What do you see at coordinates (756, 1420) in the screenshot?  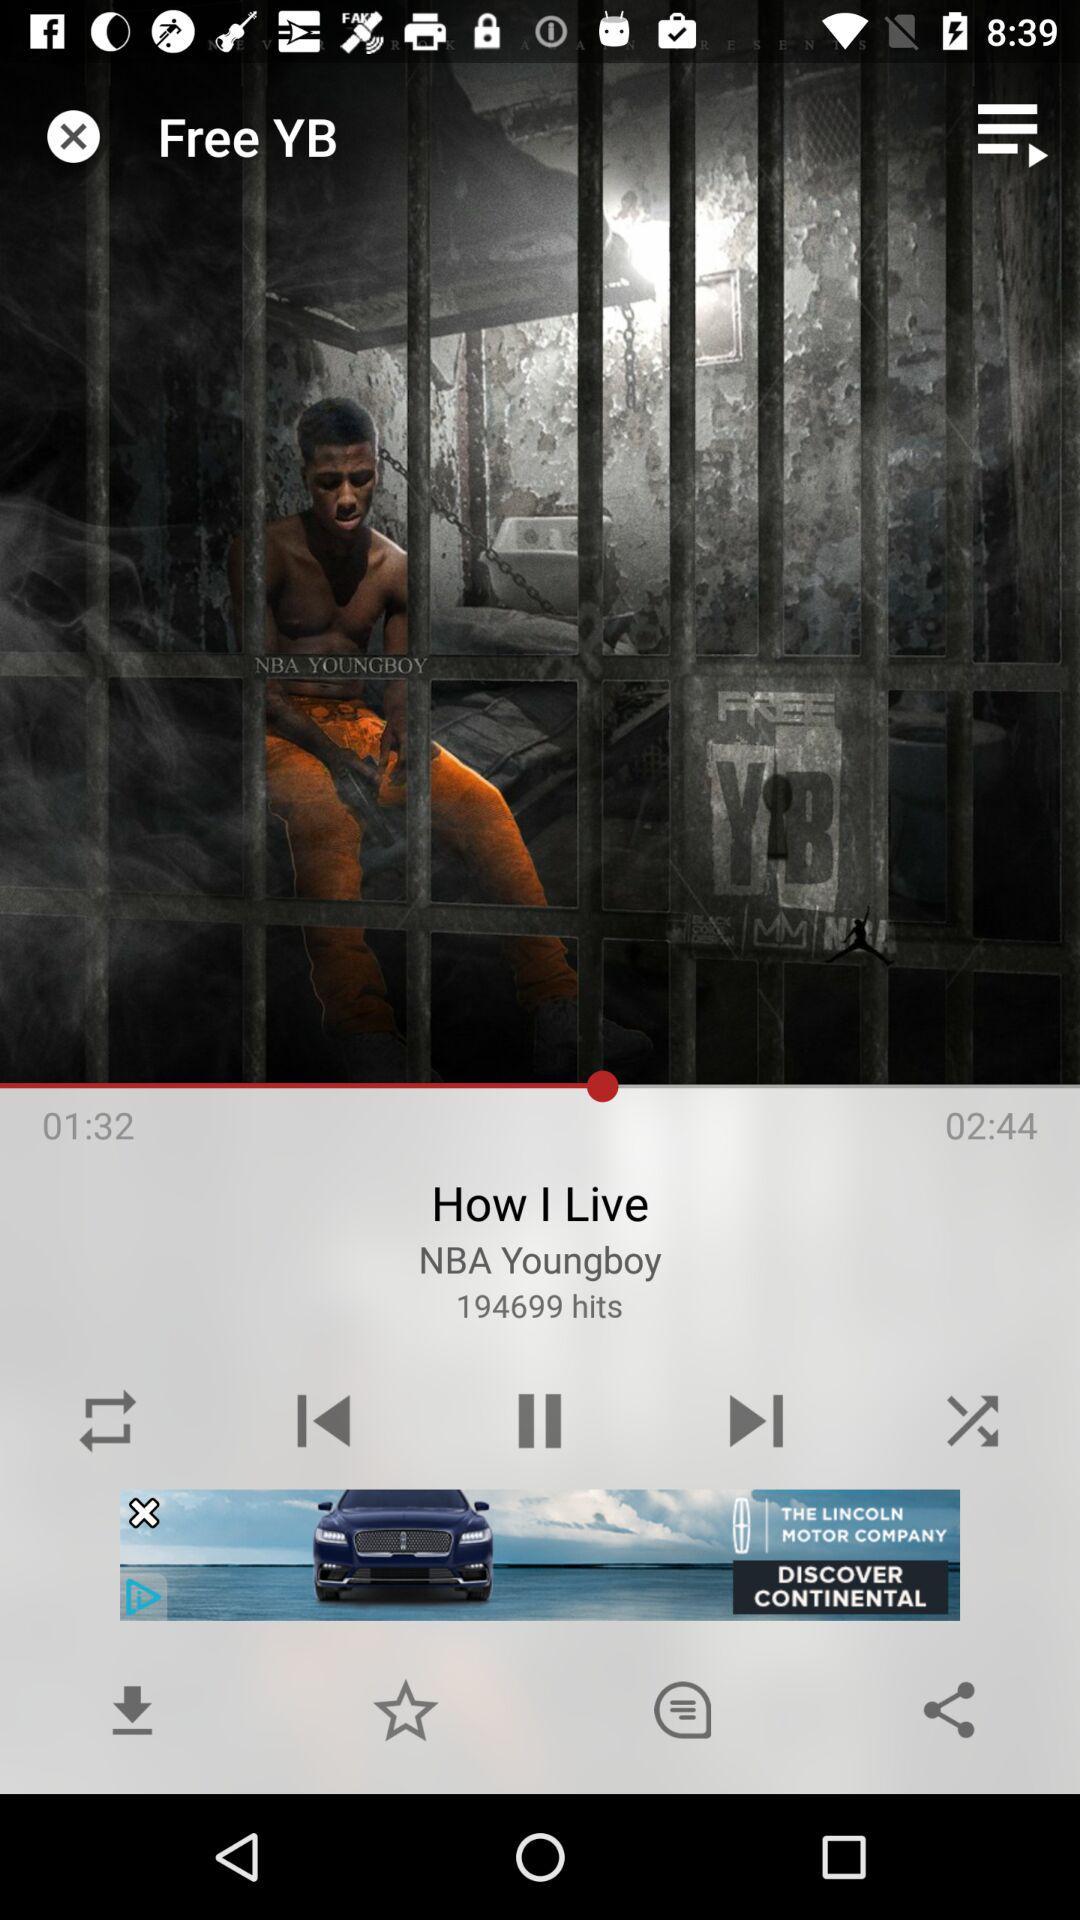 I see `the skip_next icon` at bounding box center [756, 1420].